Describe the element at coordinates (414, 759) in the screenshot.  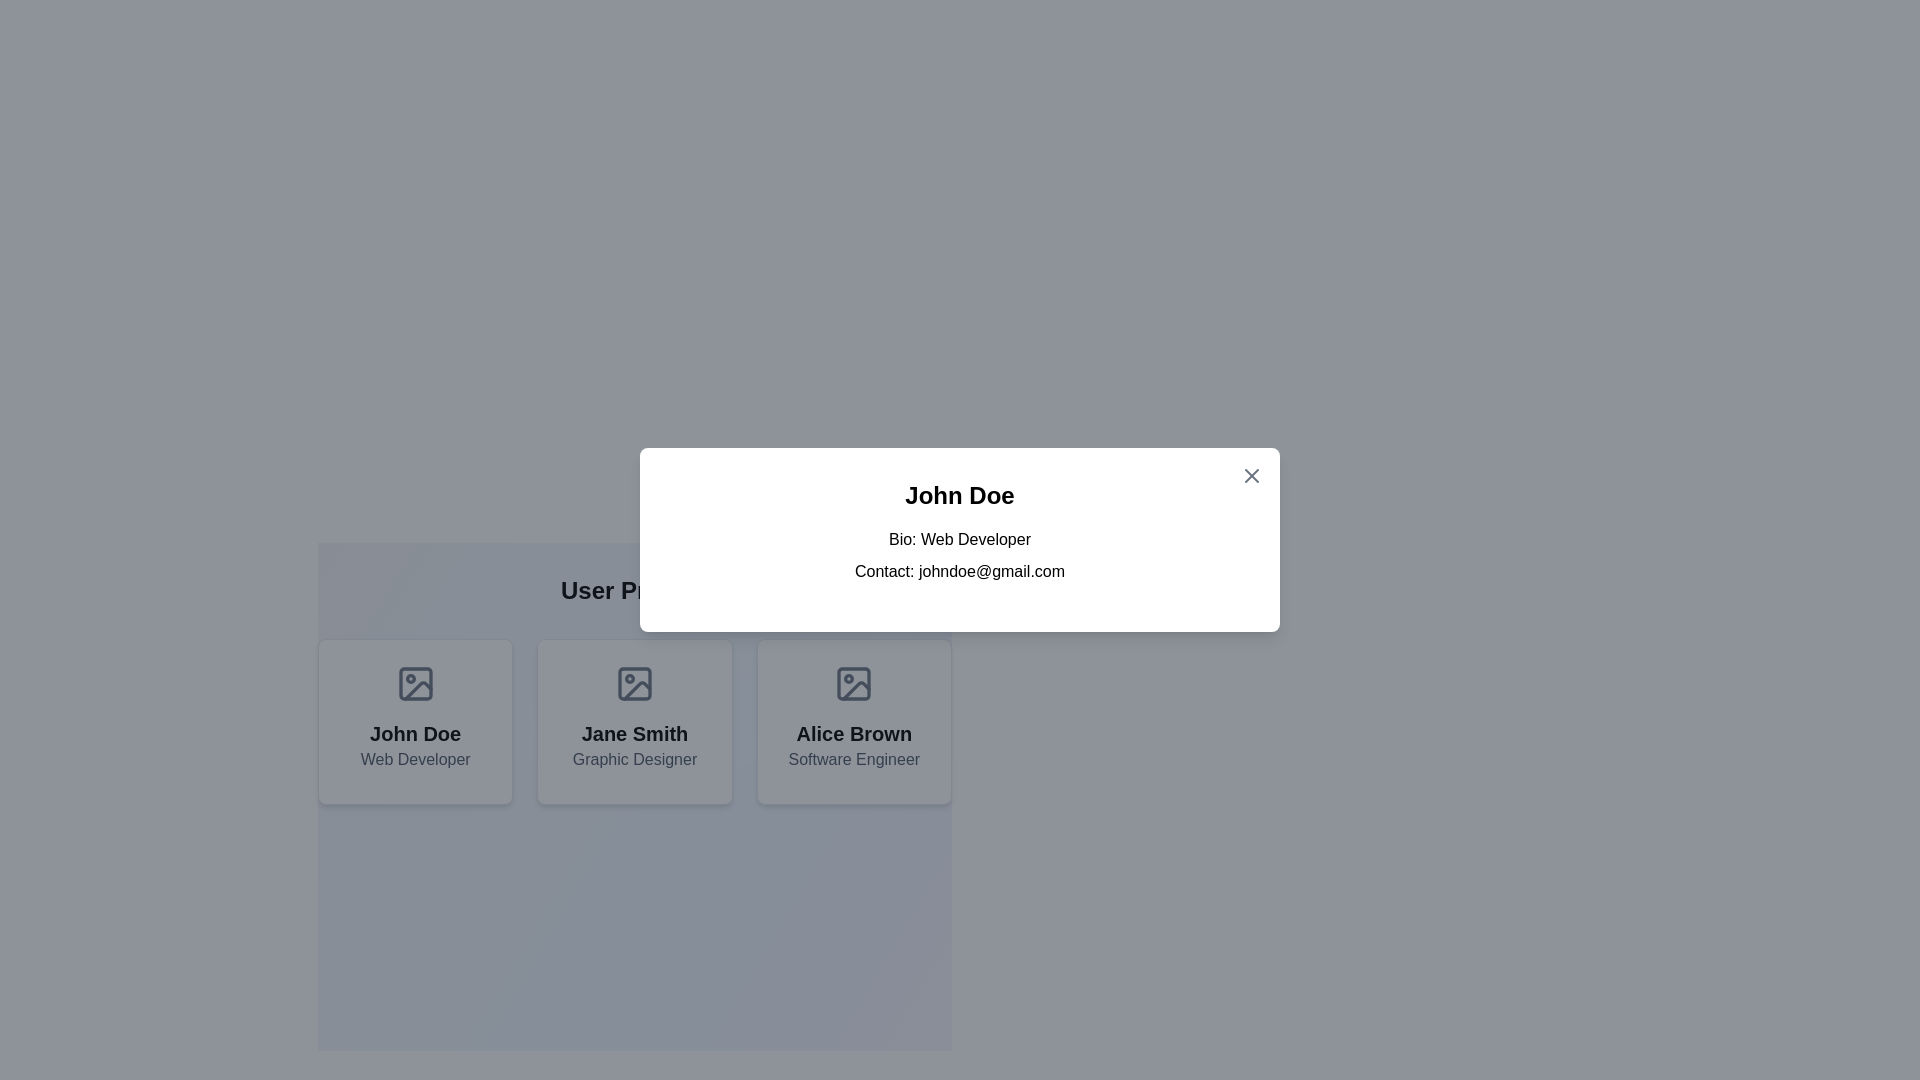
I see `the text label 'Web Developer' which is styled with a gray font and positioned below 'John Doe' in the profile card` at that location.